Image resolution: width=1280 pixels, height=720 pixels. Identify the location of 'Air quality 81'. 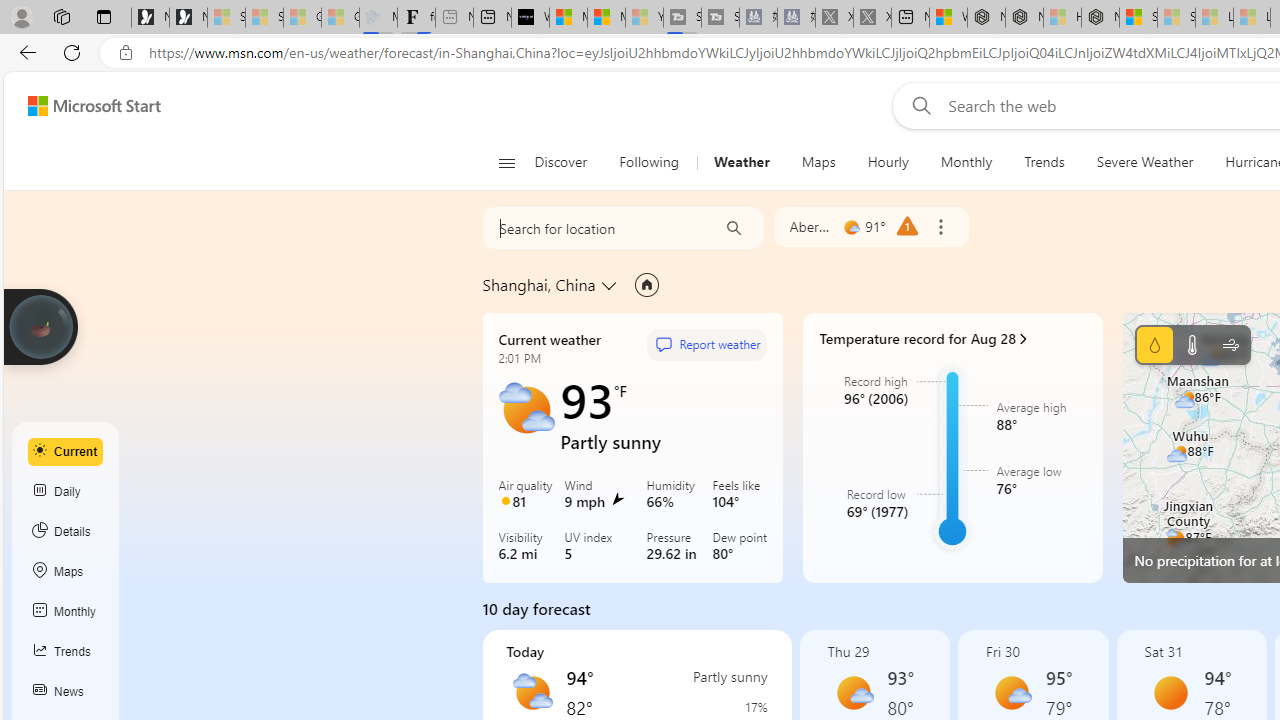
(527, 495).